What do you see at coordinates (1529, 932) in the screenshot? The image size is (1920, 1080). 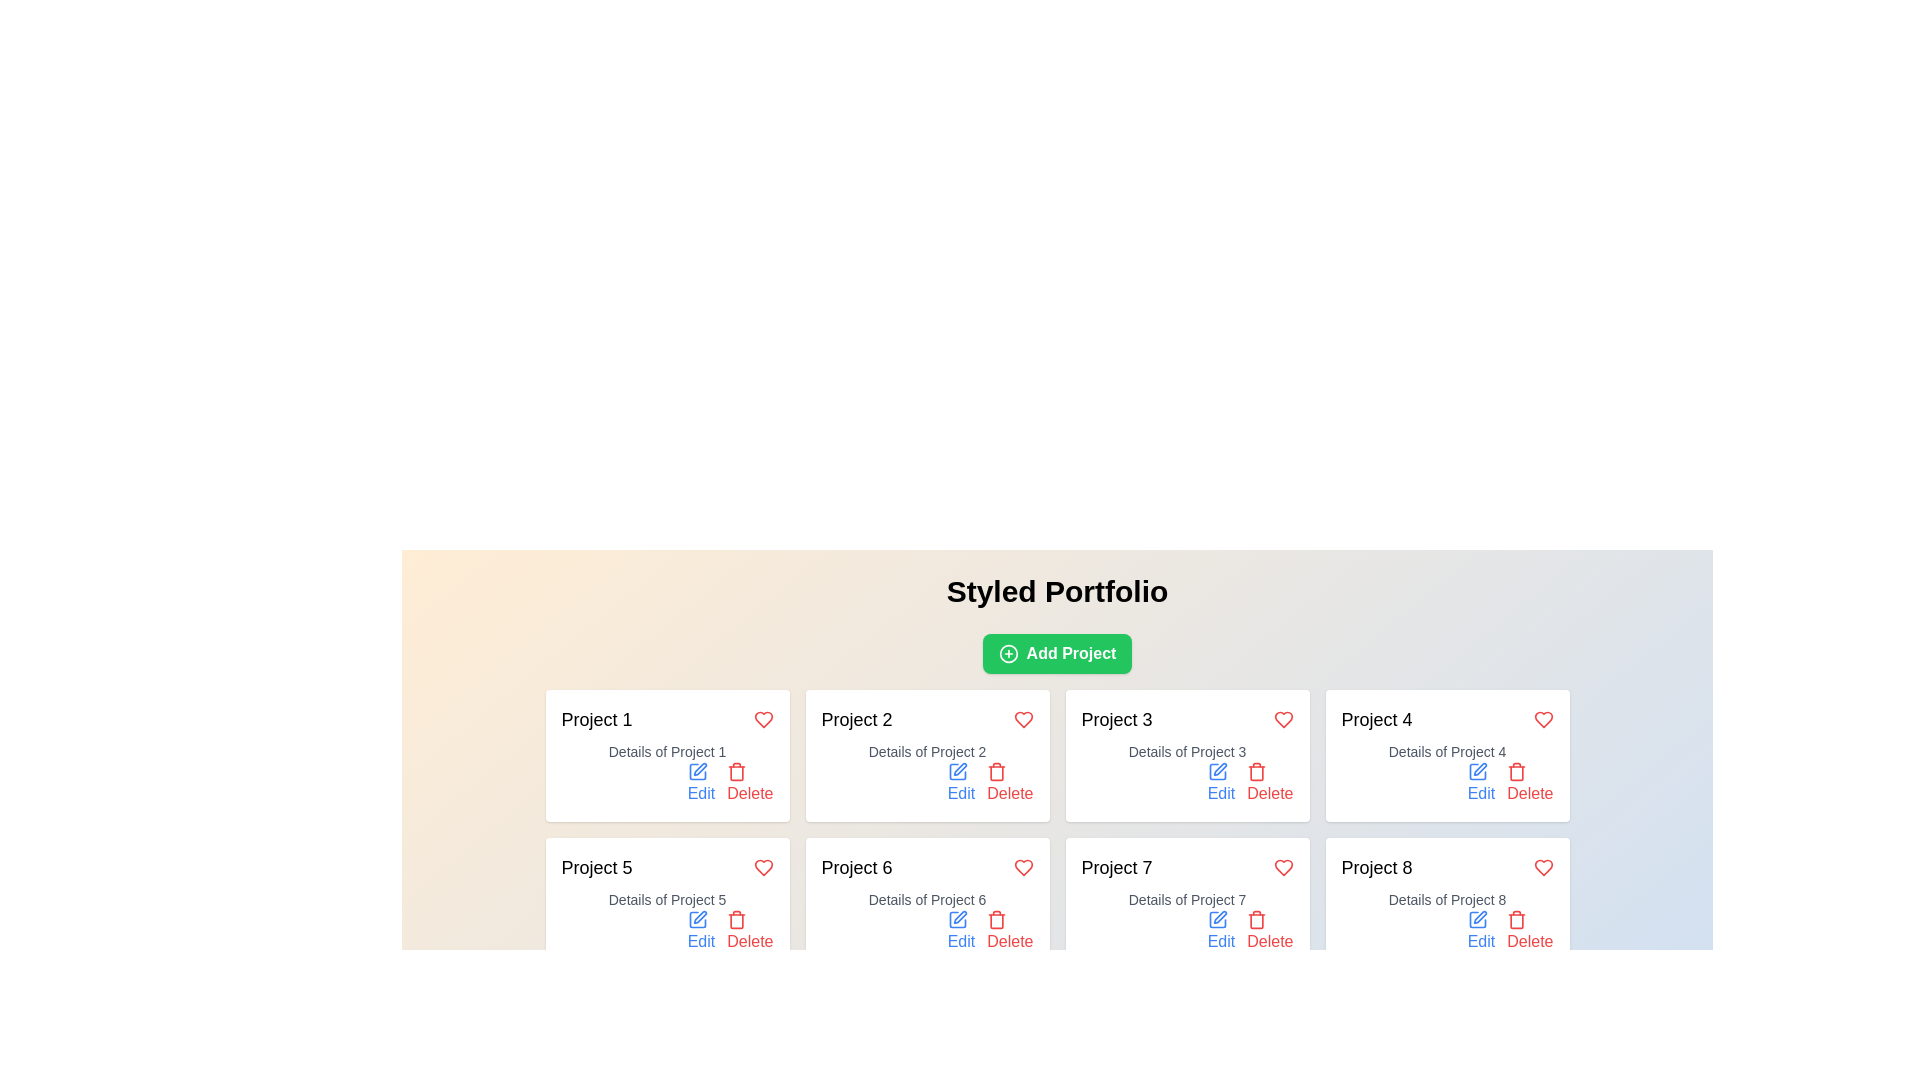 I see `the delete button located in the bottom-right corner of the 'Project 8' card to observe any tooltips or color changes` at bounding box center [1529, 932].